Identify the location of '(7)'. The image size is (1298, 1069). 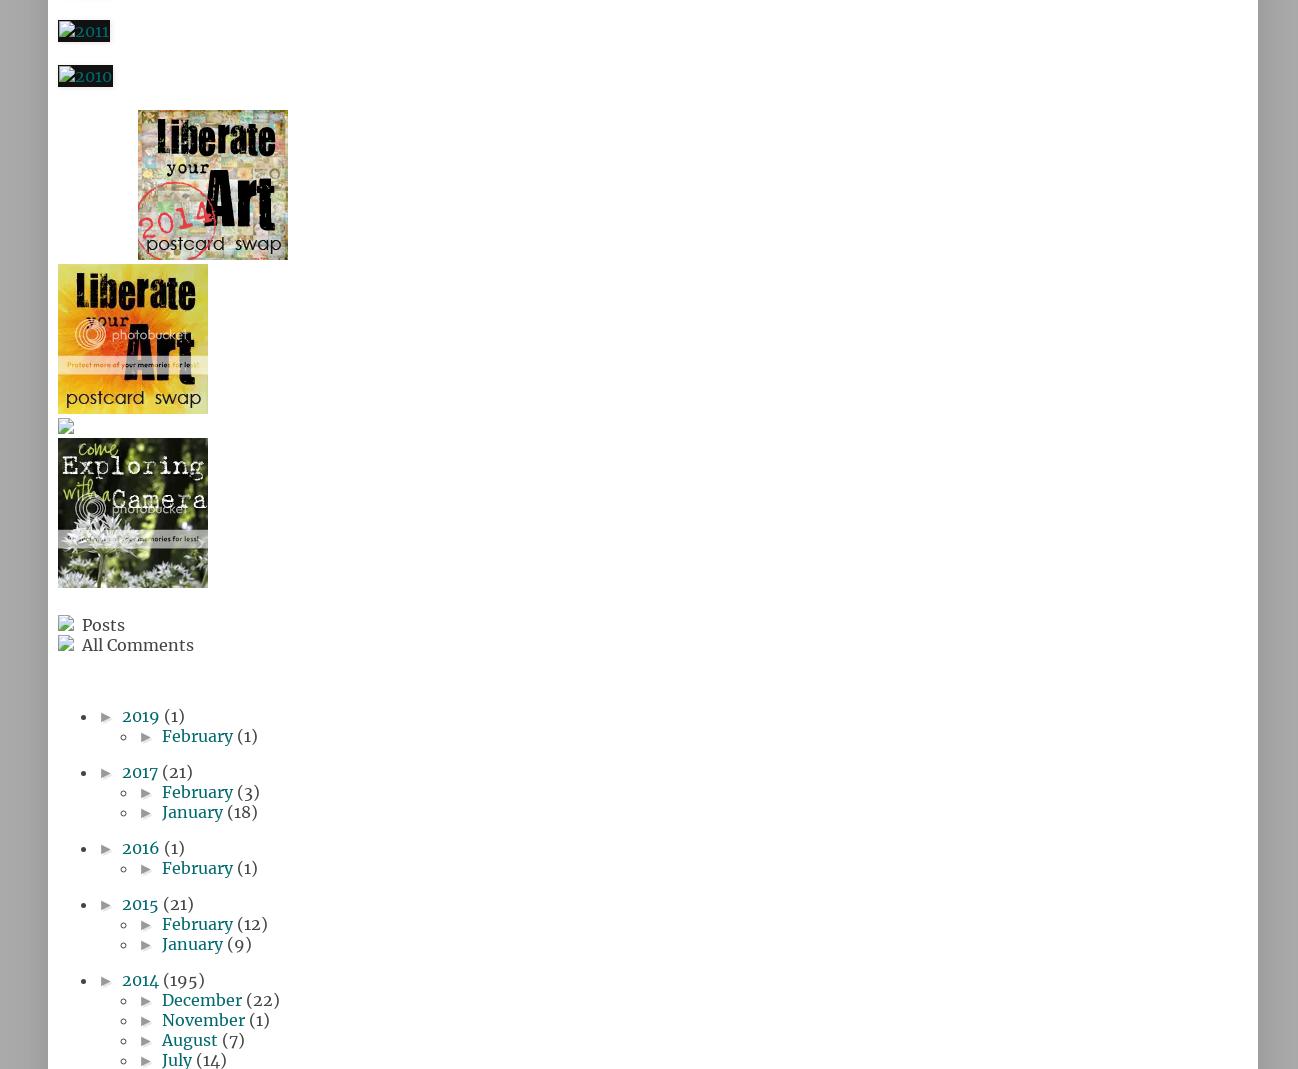
(232, 1040).